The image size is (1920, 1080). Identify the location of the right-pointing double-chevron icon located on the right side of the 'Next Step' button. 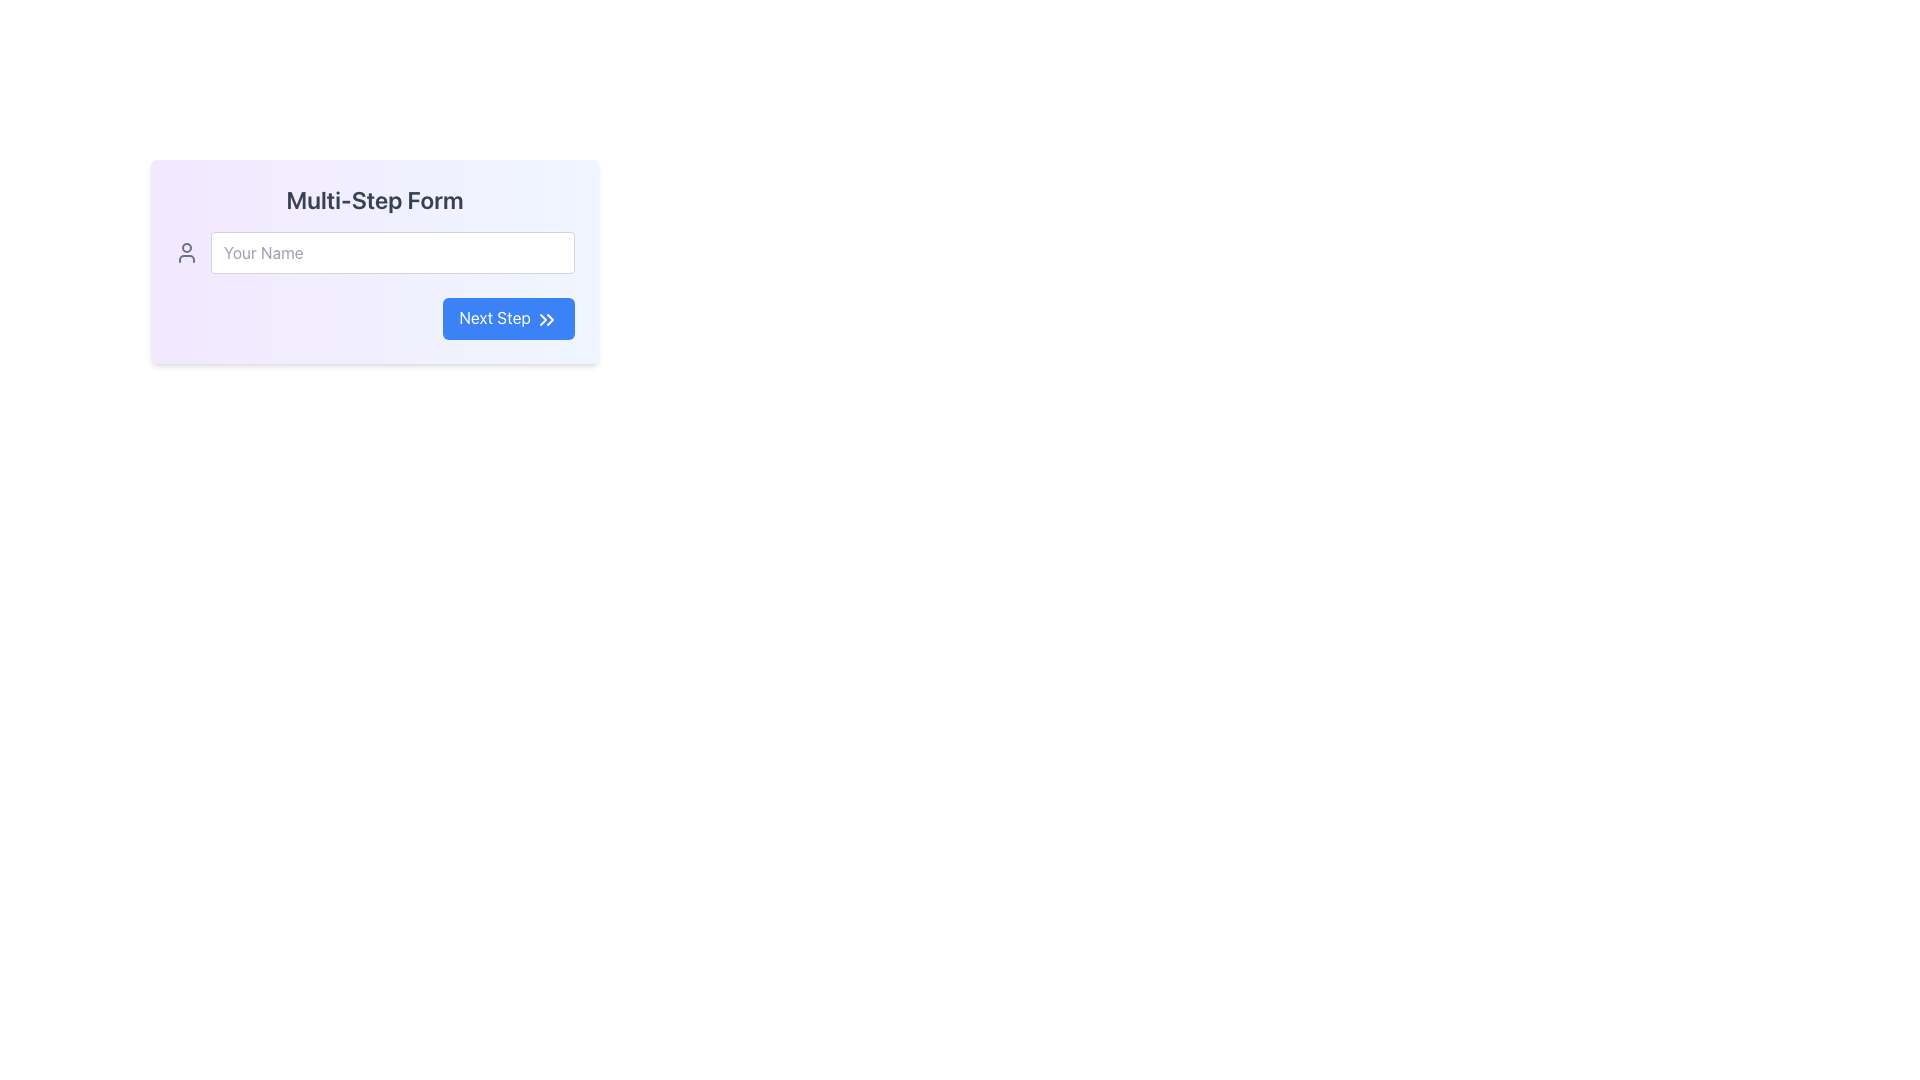
(547, 318).